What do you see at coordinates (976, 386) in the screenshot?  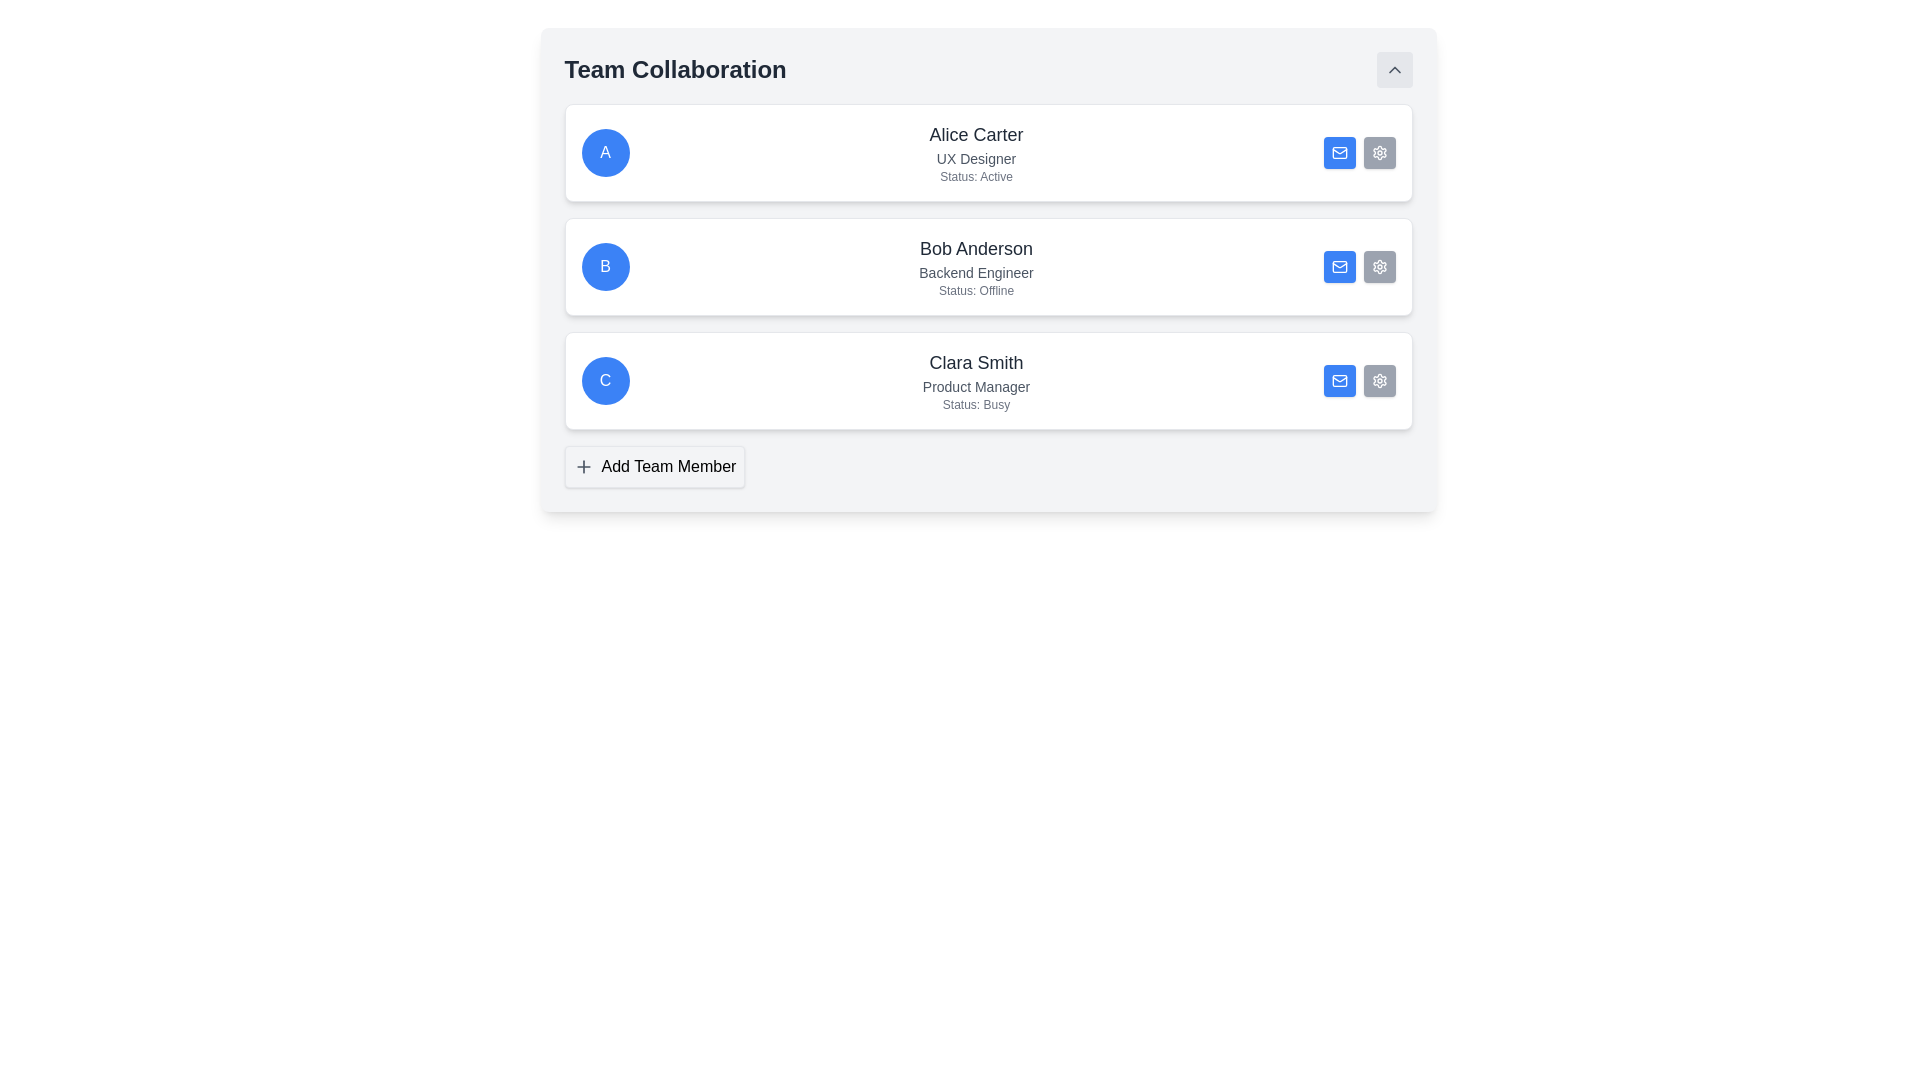 I see `the text label displaying 'Product Manager', which is styled in light gray color and positioned between the name 'Clara Smith' and the status 'Status: Busy' within the user profile card` at bounding box center [976, 386].